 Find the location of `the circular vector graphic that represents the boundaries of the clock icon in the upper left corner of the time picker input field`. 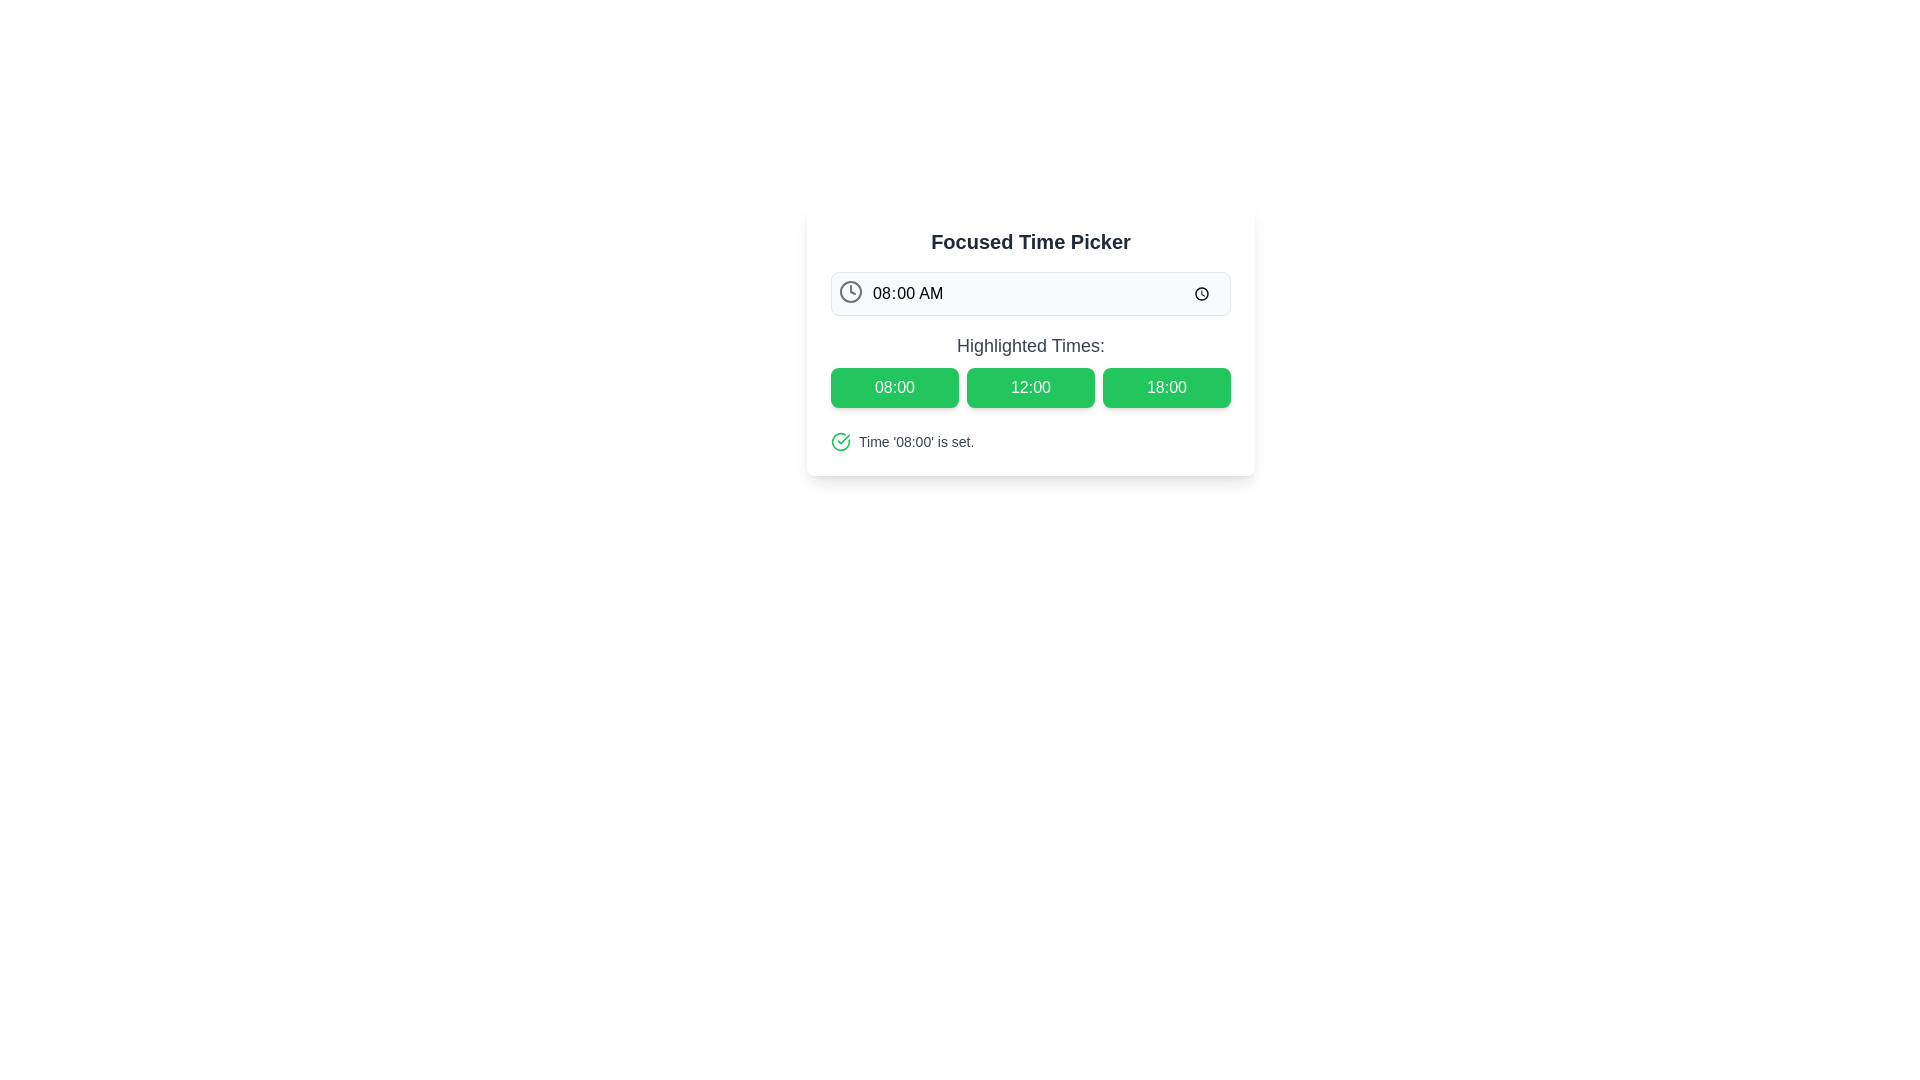

the circular vector graphic that represents the boundaries of the clock icon in the upper left corner of the time picker input field is located at coordinates (850, 292).